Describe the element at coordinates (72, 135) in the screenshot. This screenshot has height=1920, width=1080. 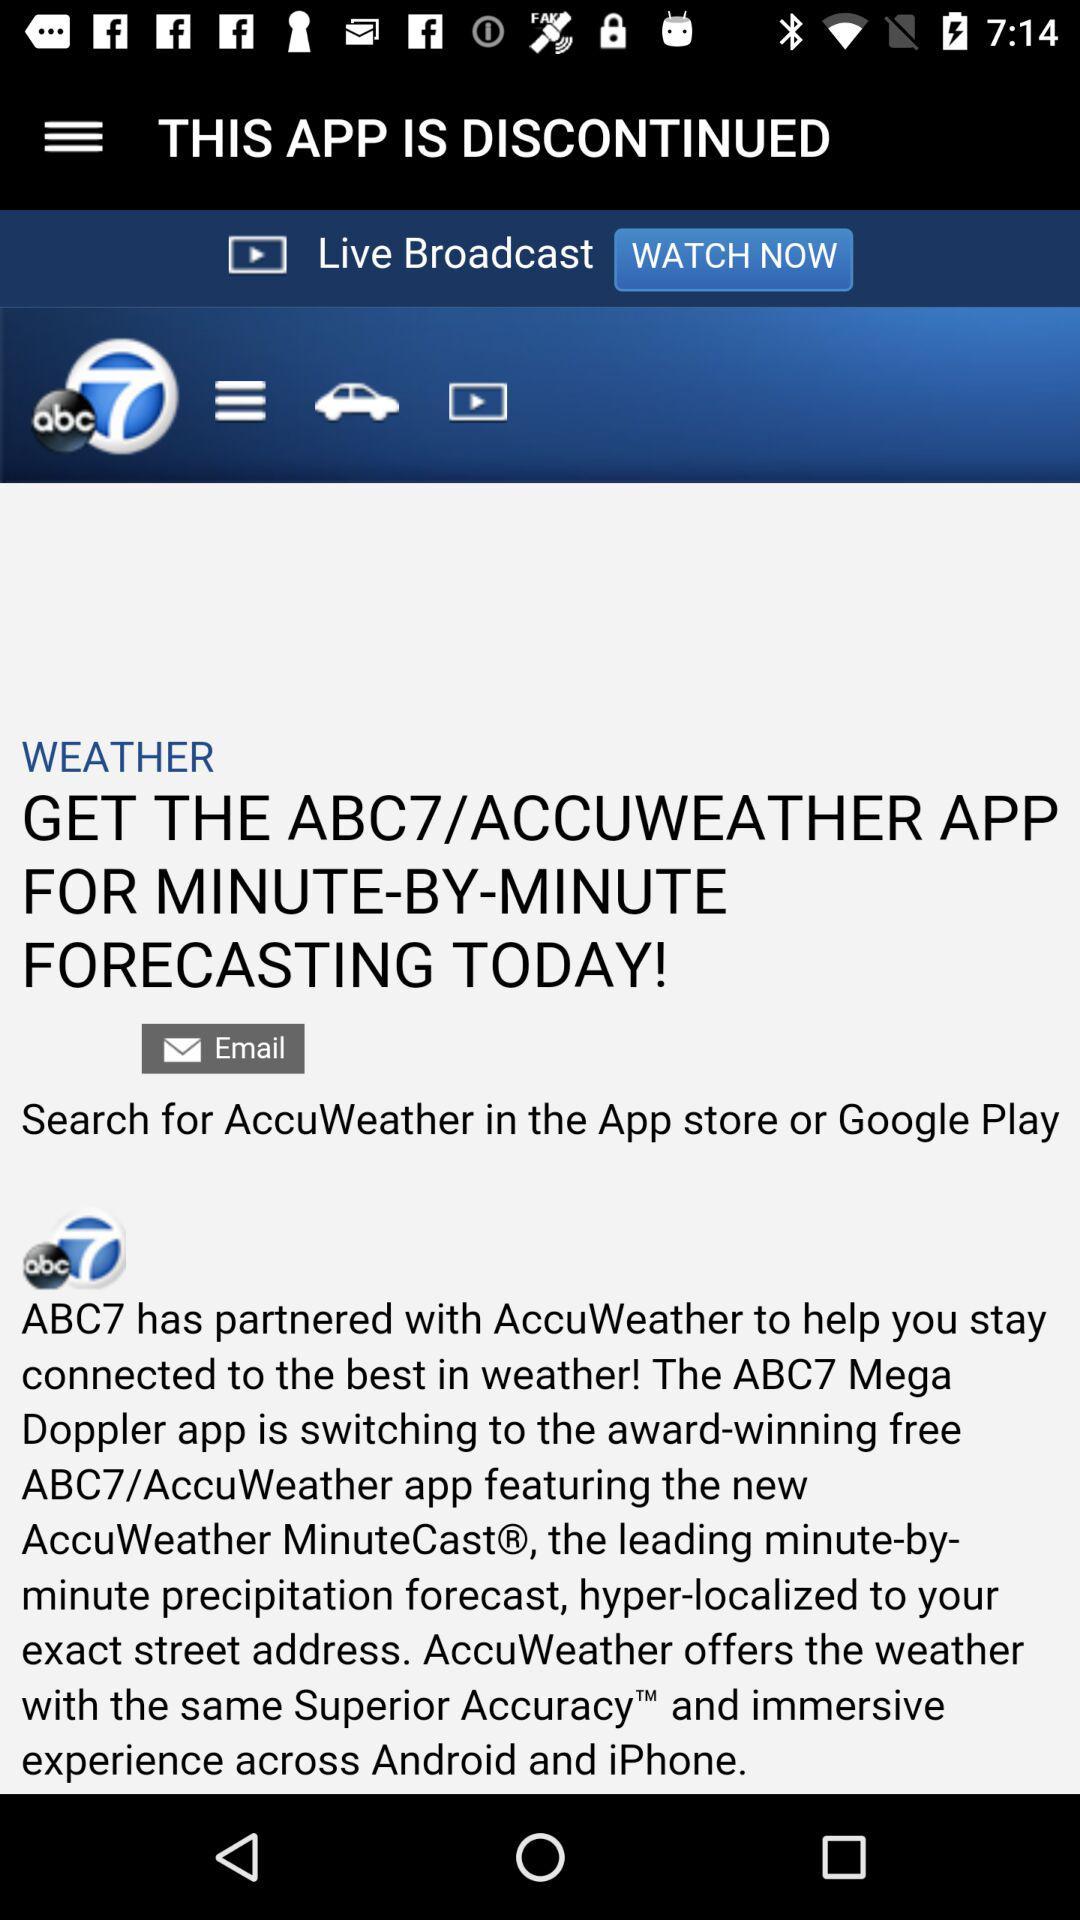
I see `hamburger menu` at that location.